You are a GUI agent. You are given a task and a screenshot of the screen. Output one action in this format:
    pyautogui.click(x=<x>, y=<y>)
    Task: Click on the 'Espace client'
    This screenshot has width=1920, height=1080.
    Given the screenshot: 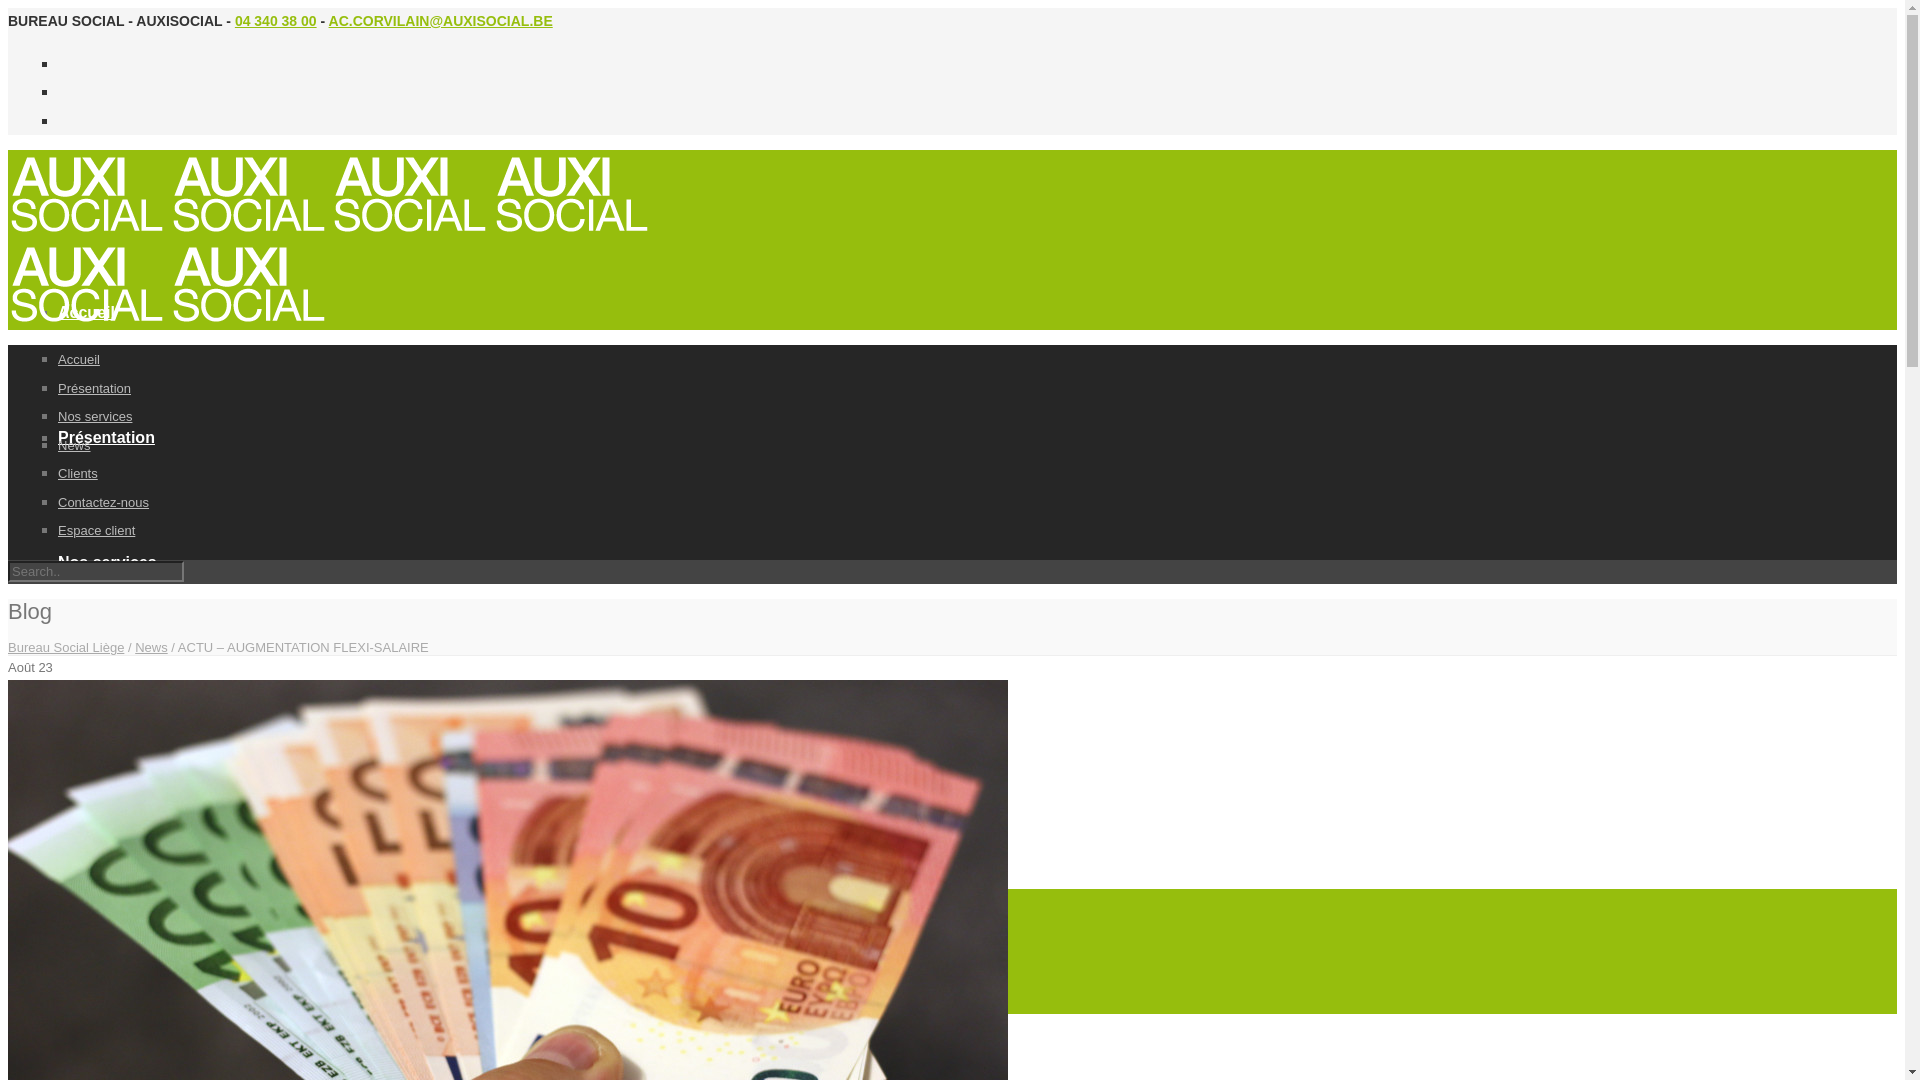 What is the action you would take?
    pyautogui.click(x=57, y=1061)
    